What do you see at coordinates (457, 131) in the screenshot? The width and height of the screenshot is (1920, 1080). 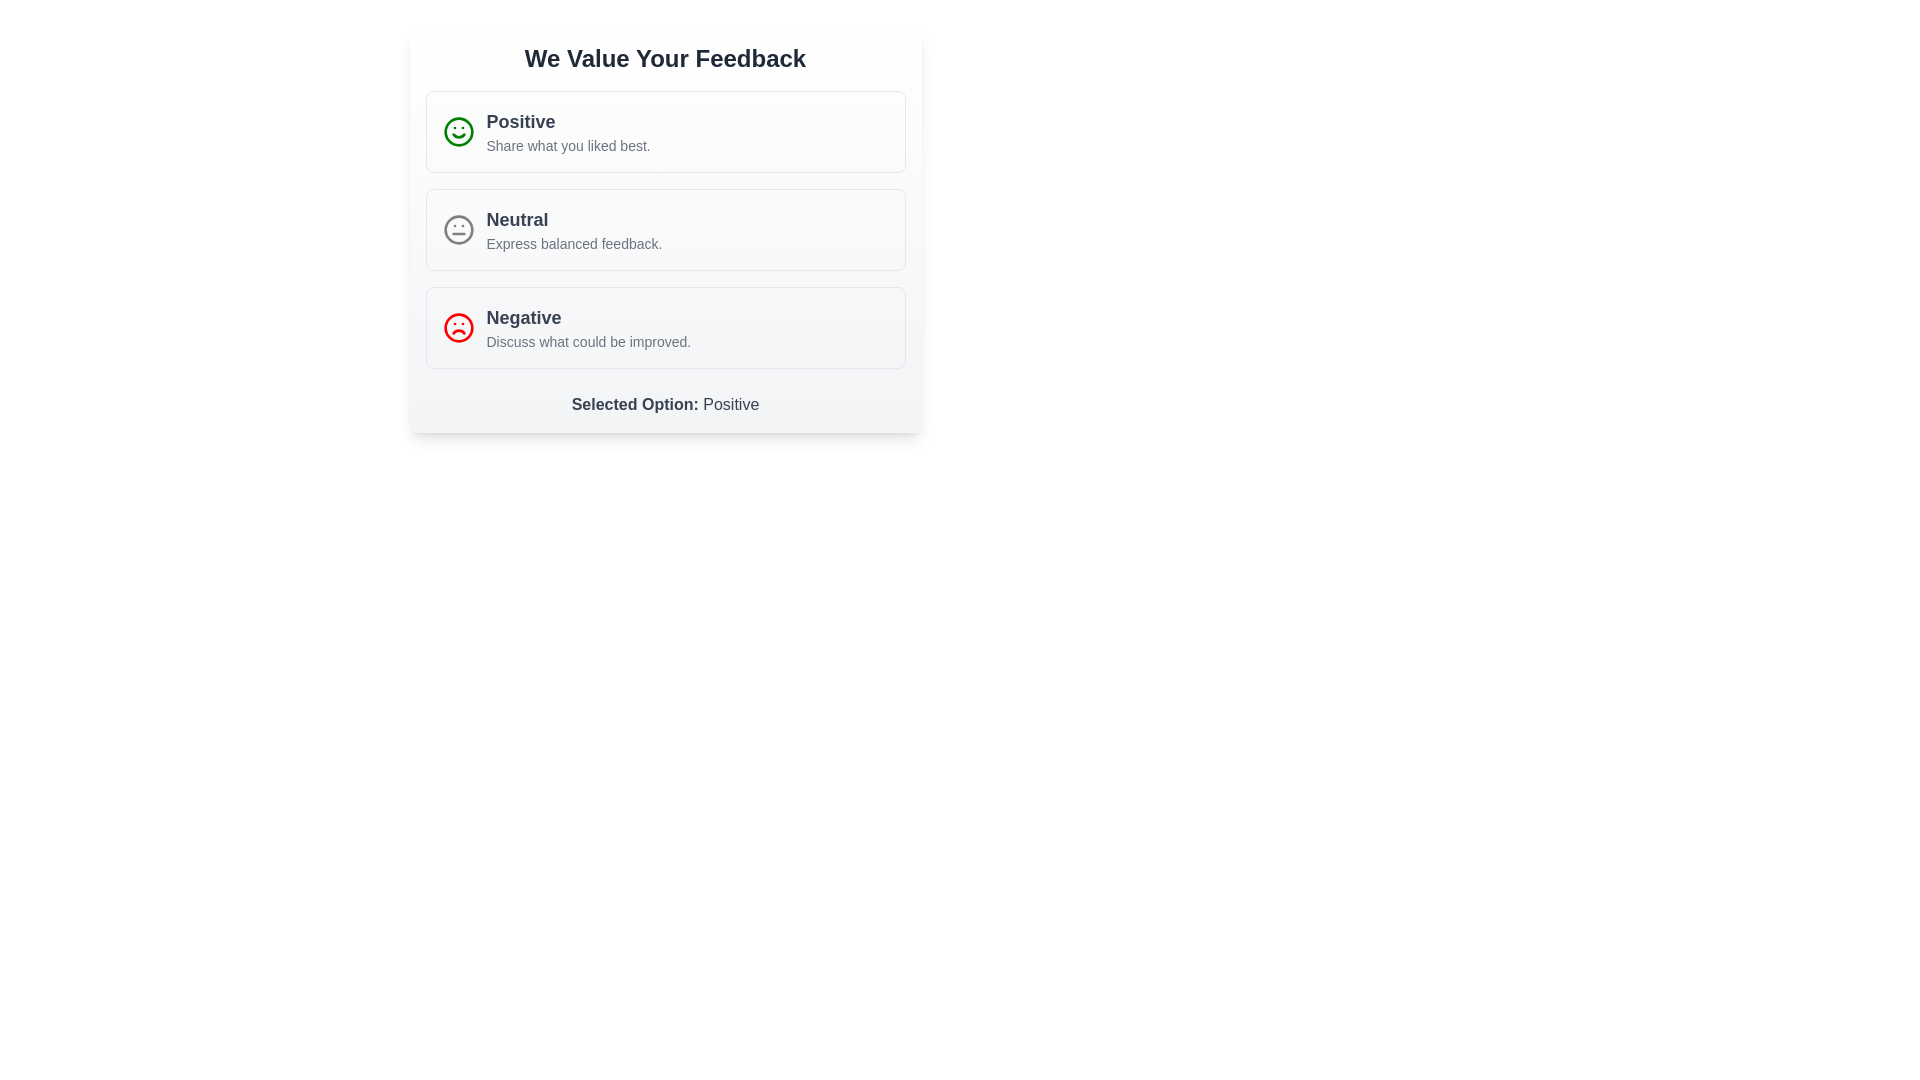 I see `the 'Positive' feedback icon, which is located in the first selection box labeled 'Positive' and positioned near the top-left corner of the interface` at bounding box center [457, 131].